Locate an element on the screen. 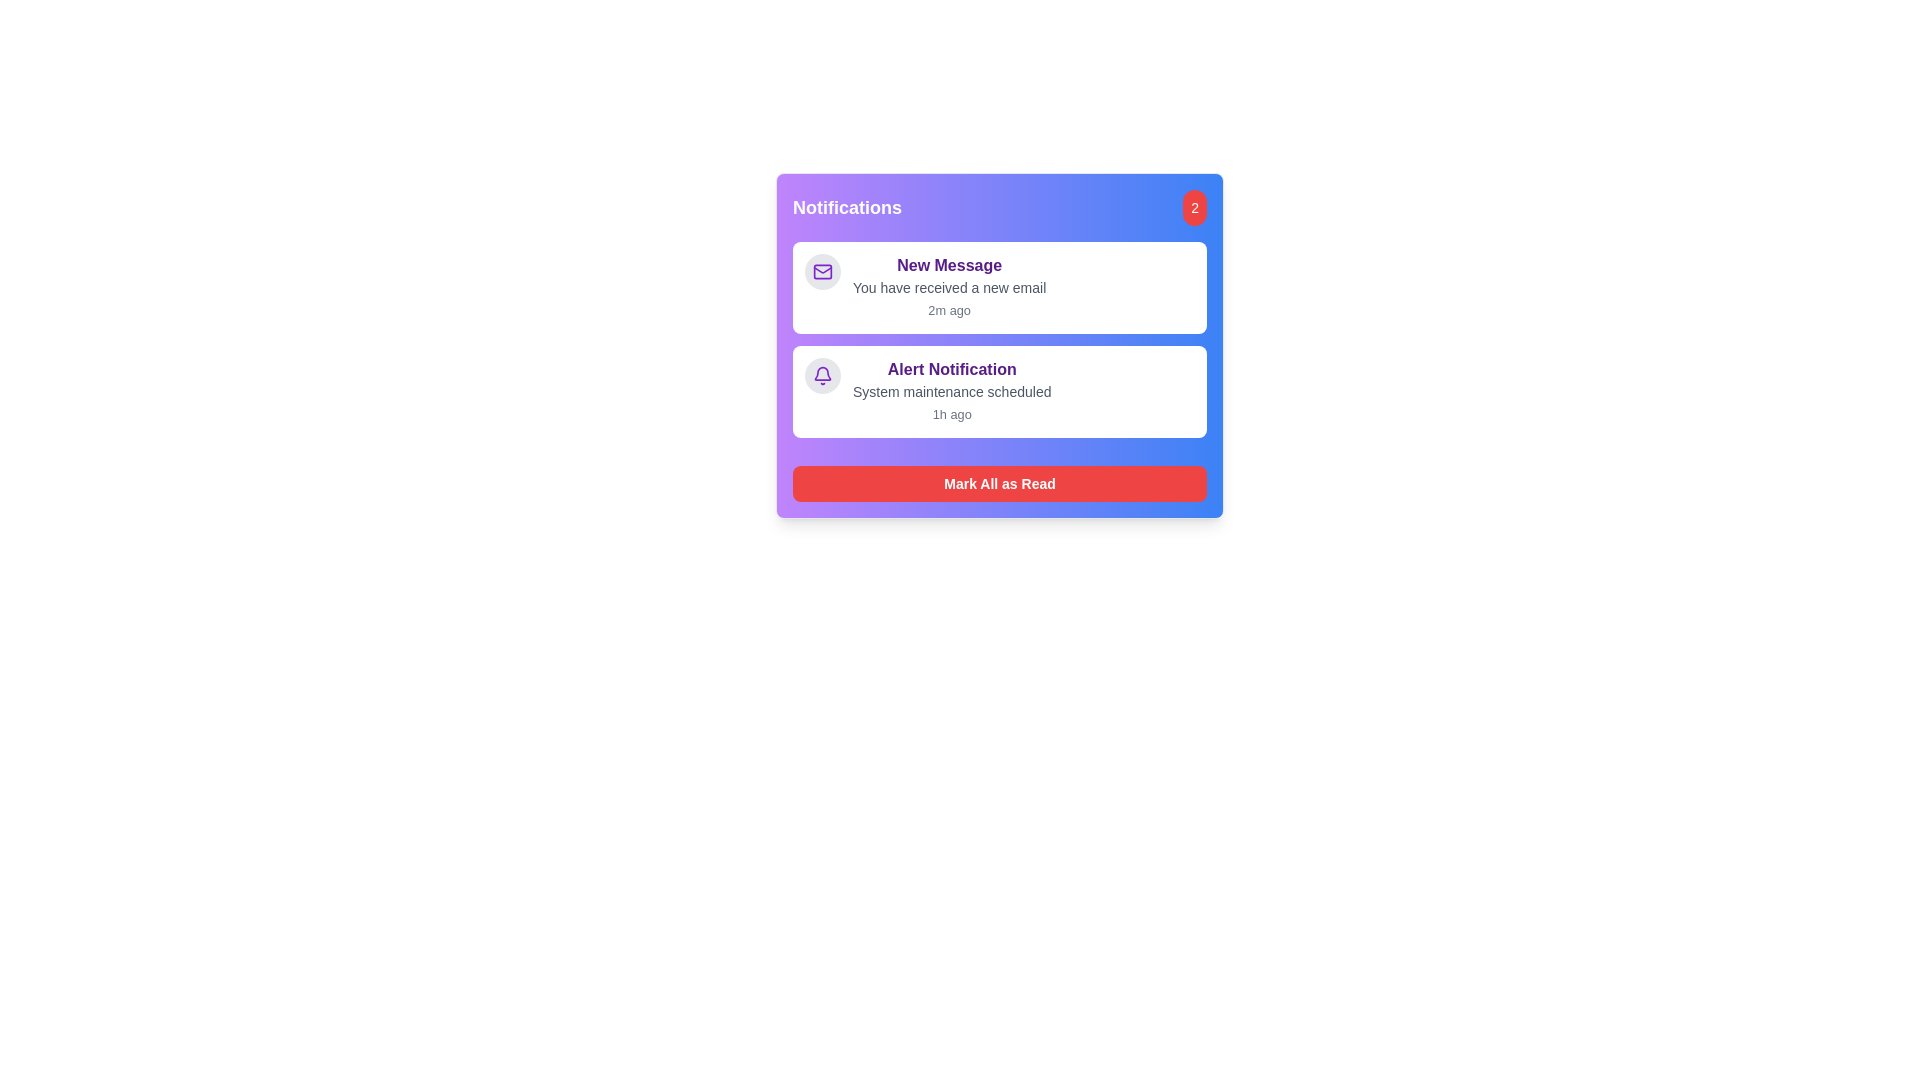 This screenshot has height=1080, width=1920. the Notification panel, which is a rectangular pop-up styled notification box with a gradient background and the title 'Notifications' at the top is located at coordinates (1217, 384).